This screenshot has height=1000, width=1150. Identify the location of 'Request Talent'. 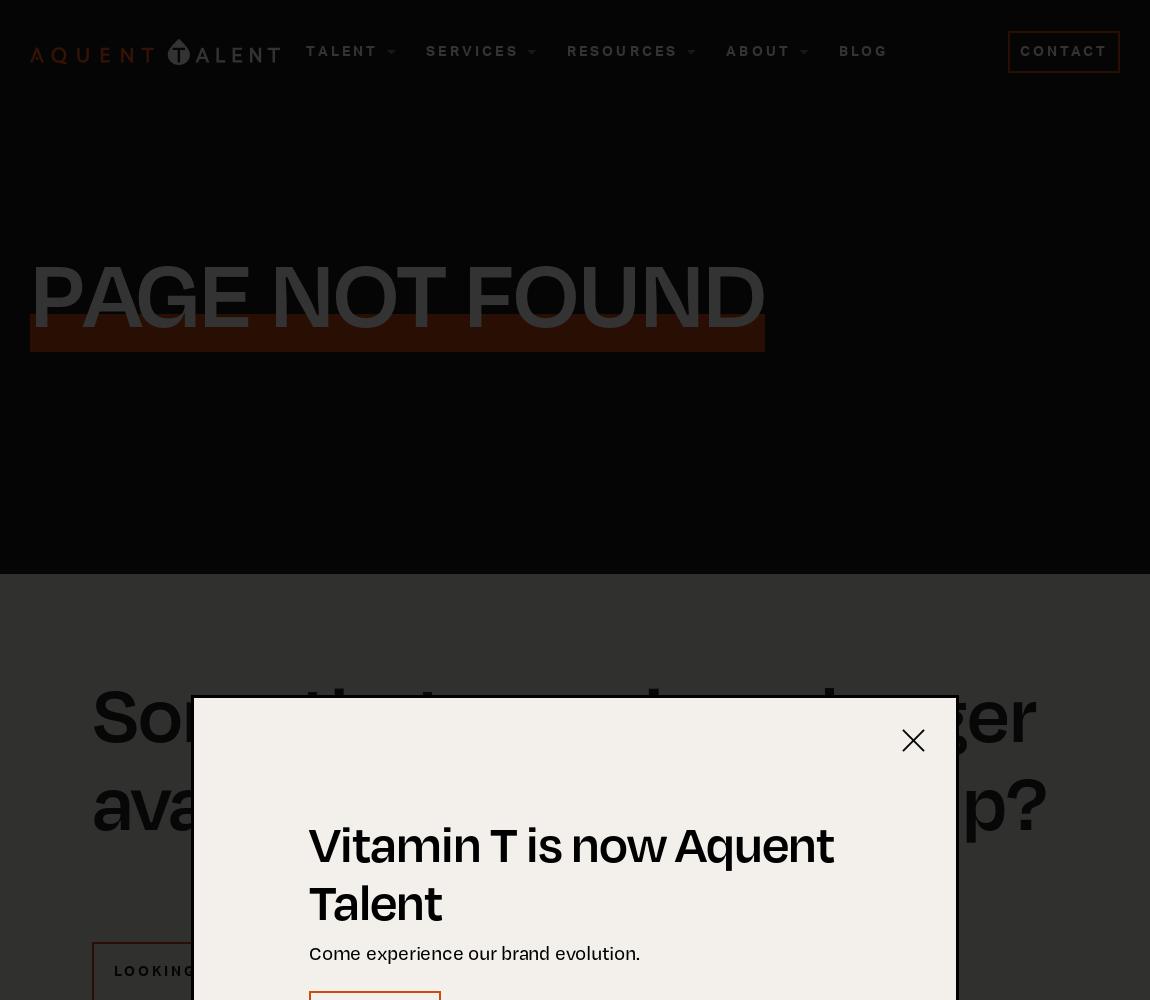
(521, 340).